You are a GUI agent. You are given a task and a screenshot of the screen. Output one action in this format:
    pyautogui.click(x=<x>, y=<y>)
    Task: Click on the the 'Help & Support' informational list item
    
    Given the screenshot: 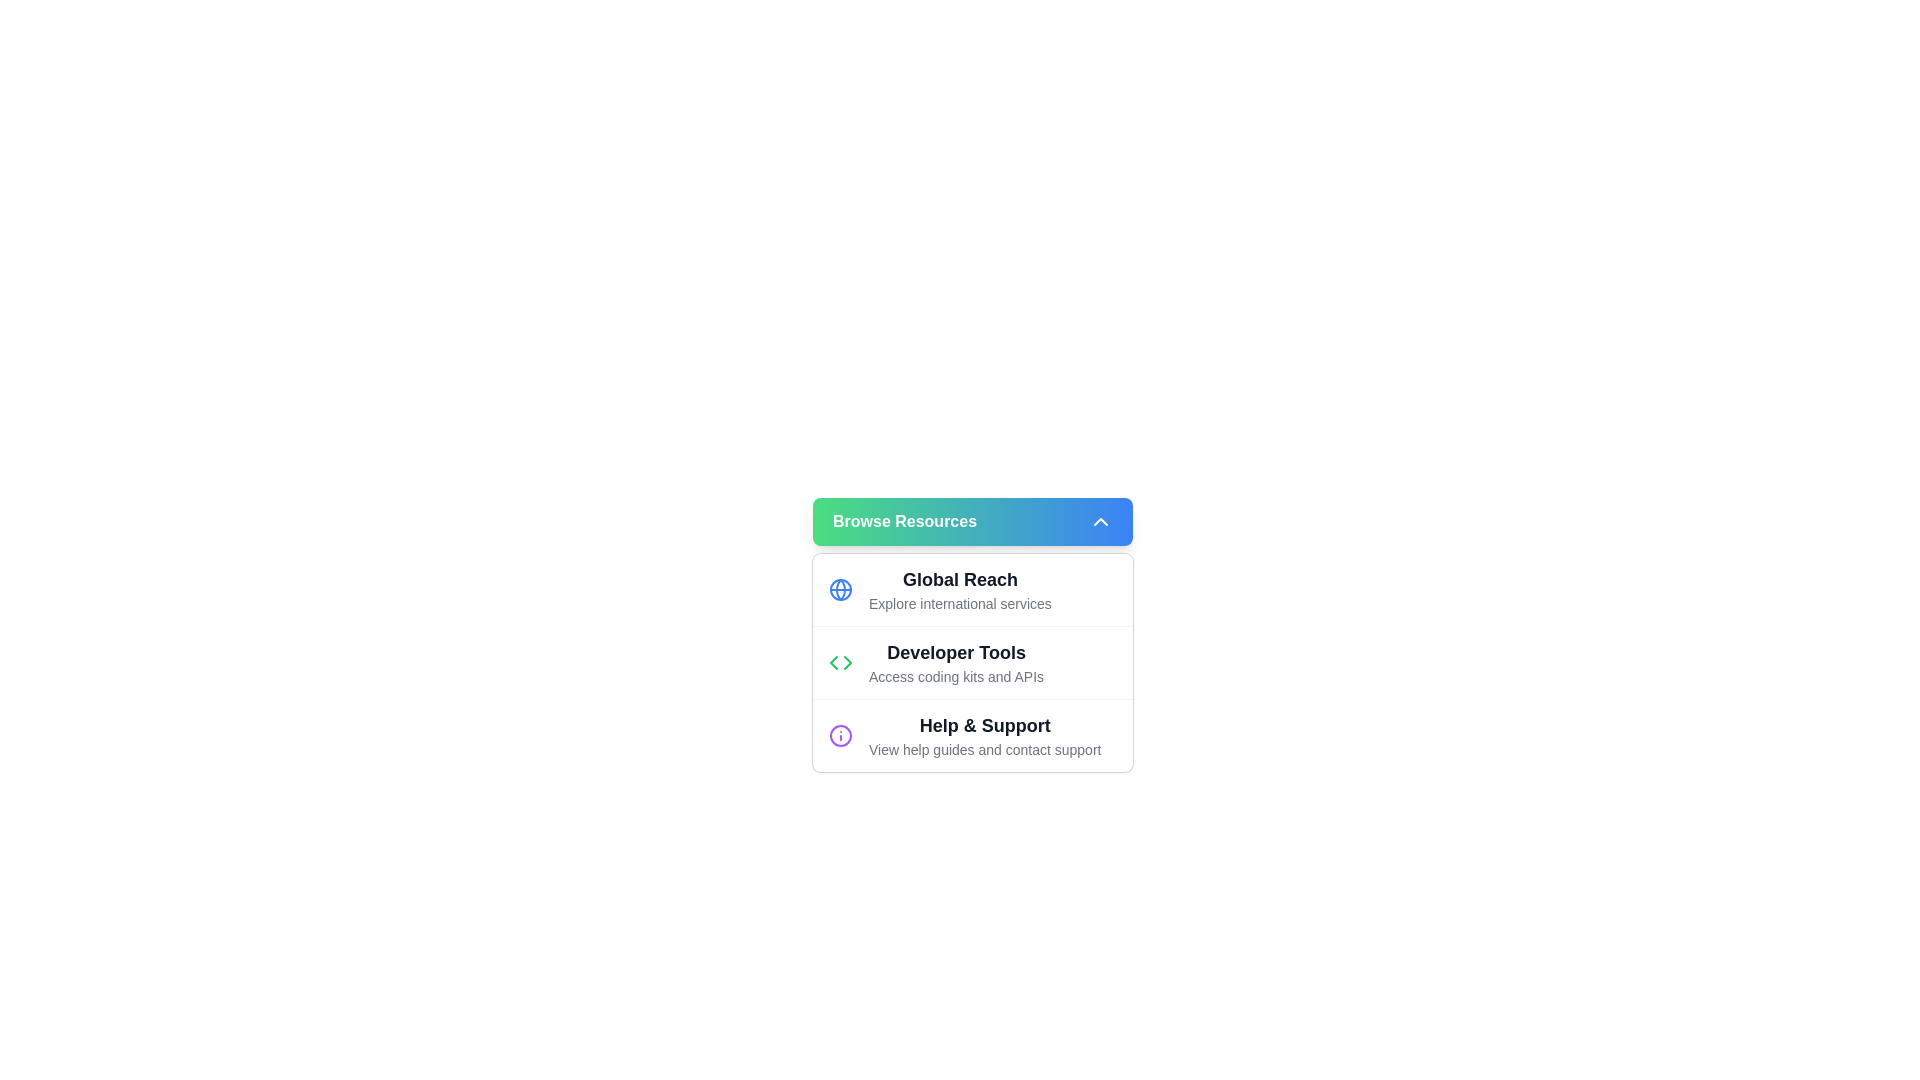 What is the action you would take?
    pyautogui.click(x=985, y=736)
    